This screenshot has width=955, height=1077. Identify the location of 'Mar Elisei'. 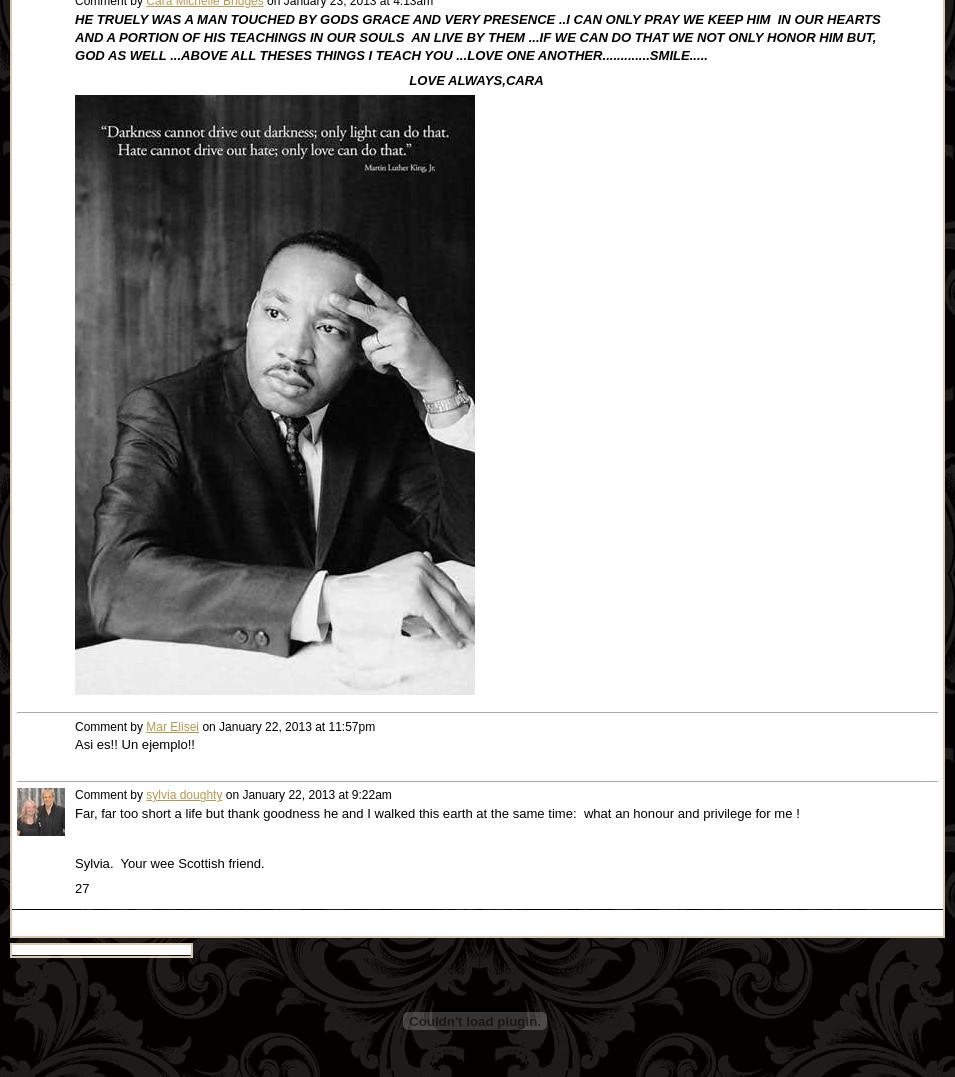
(172, 726).